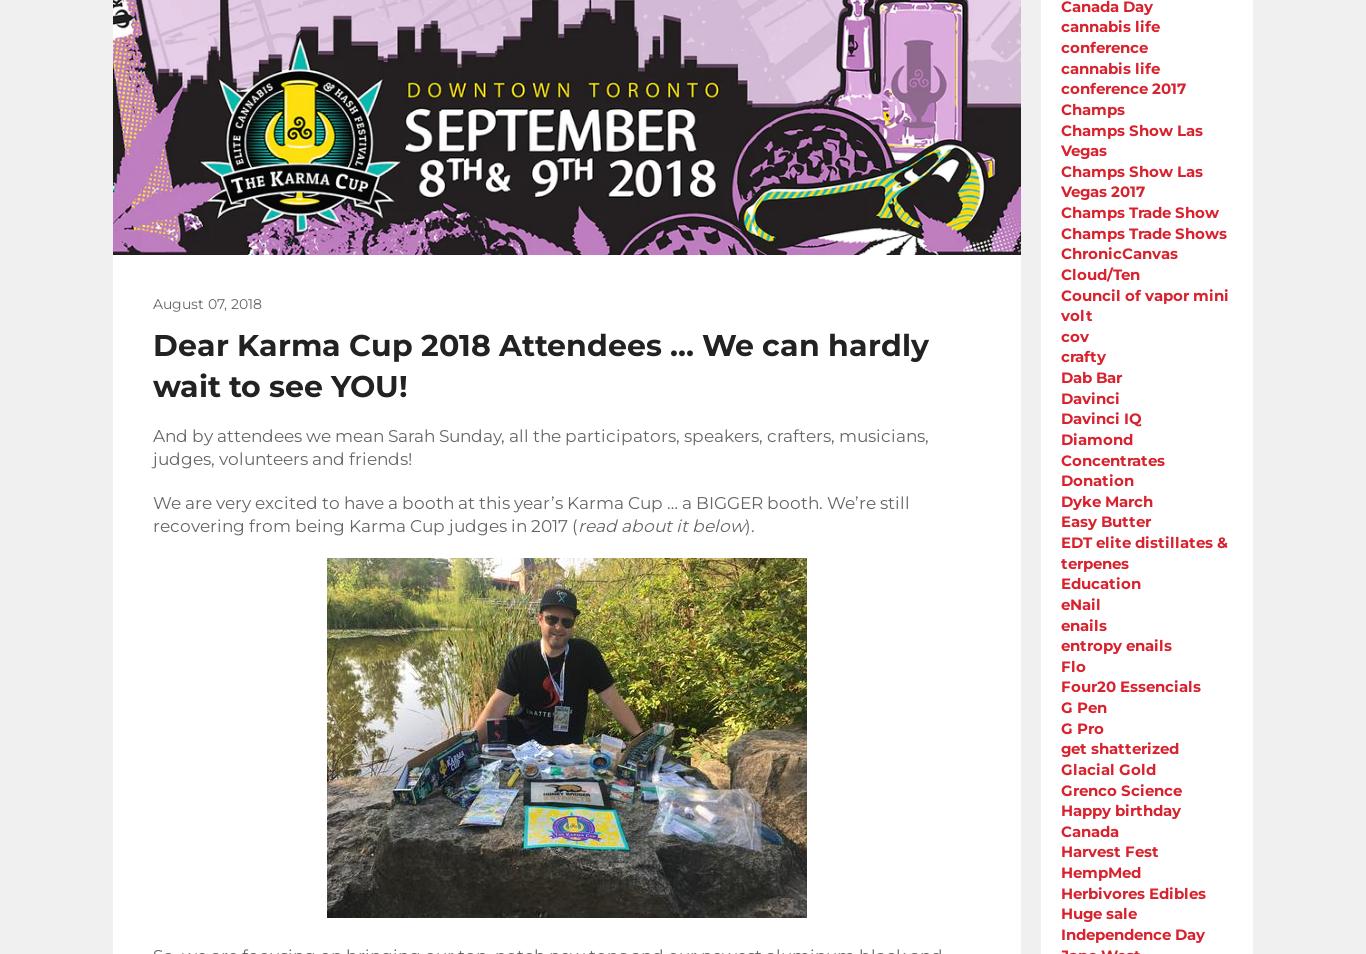 This screenshot has height=954, width=1366. I want to click on 'Donation', so click(1059, 479).